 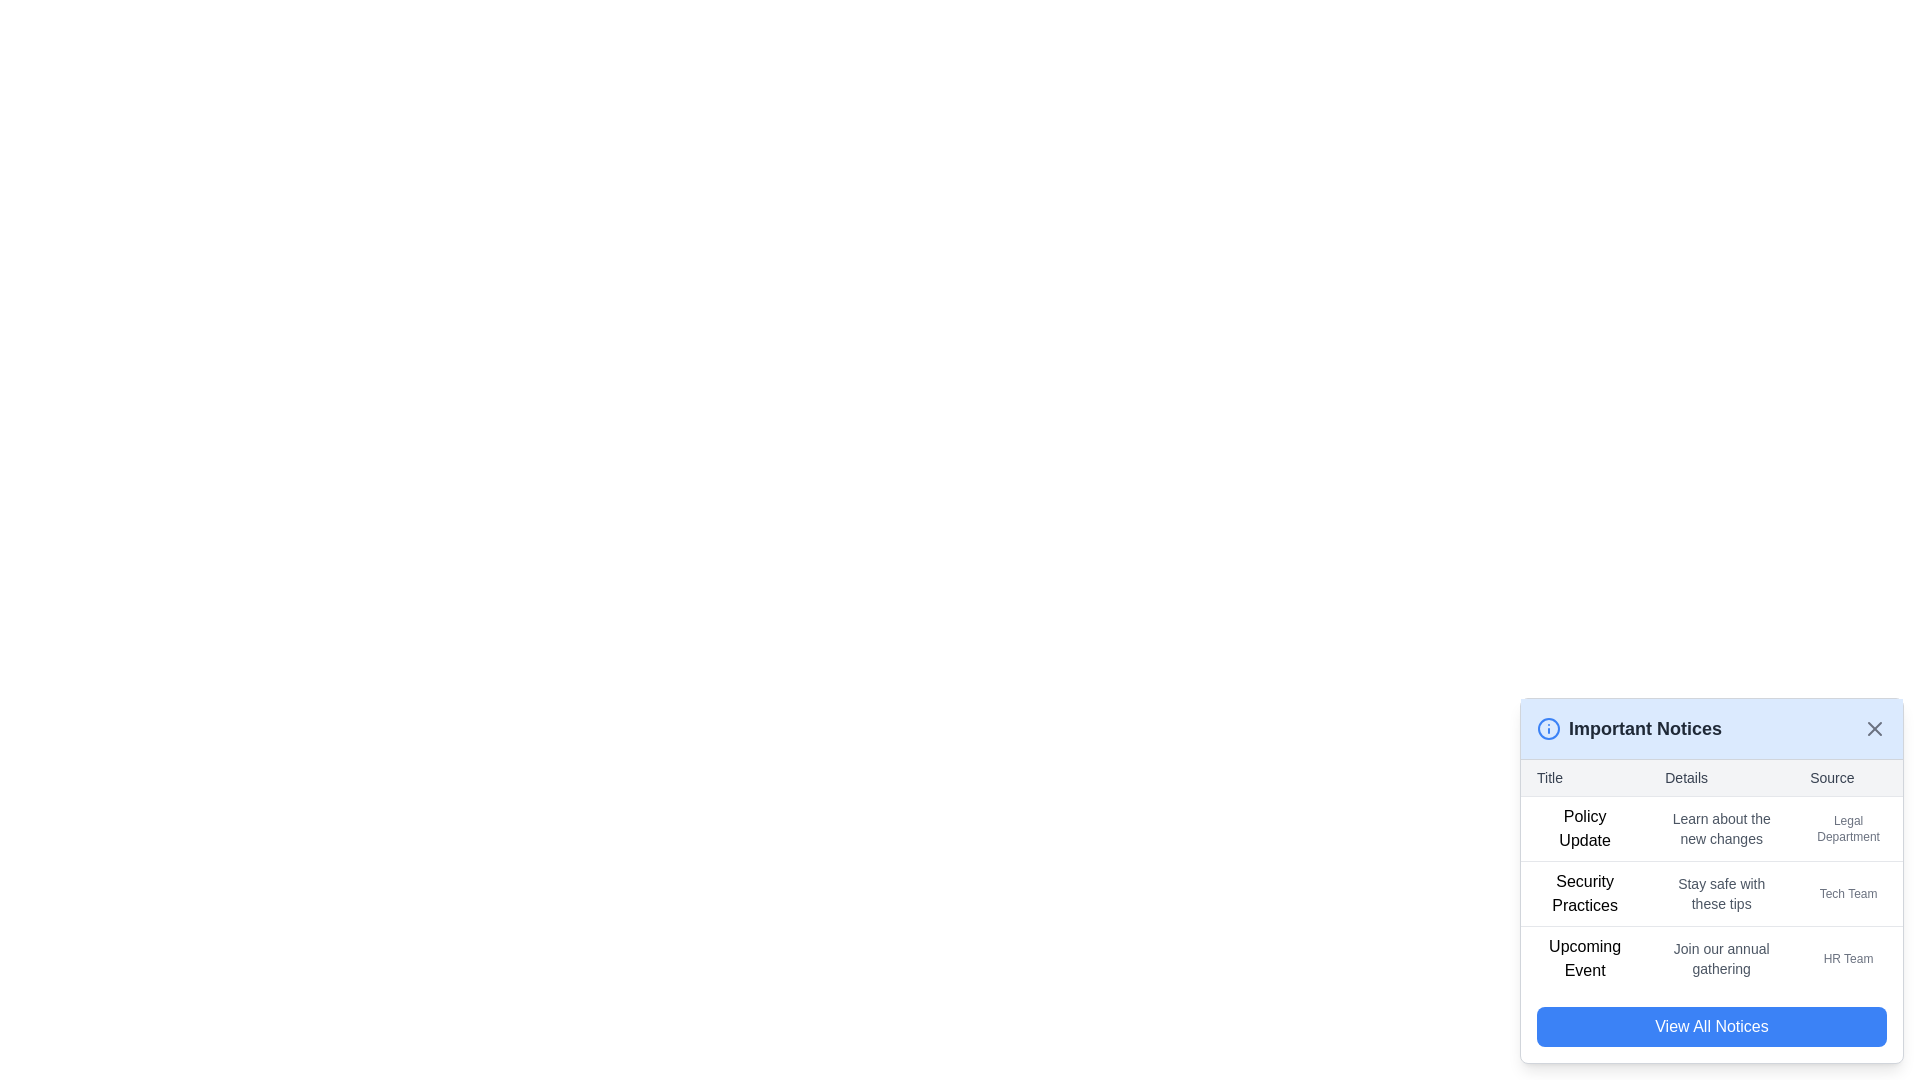 What do you see at coordinates (1720, 893) in the screenshot?
I see `the Text Label providing additional details about the 'Security Practices' entry in the notices panel, which is located in the middle cell of the 'Security Practices' row in the 'Details' column` at bounding box center [1720, 893].